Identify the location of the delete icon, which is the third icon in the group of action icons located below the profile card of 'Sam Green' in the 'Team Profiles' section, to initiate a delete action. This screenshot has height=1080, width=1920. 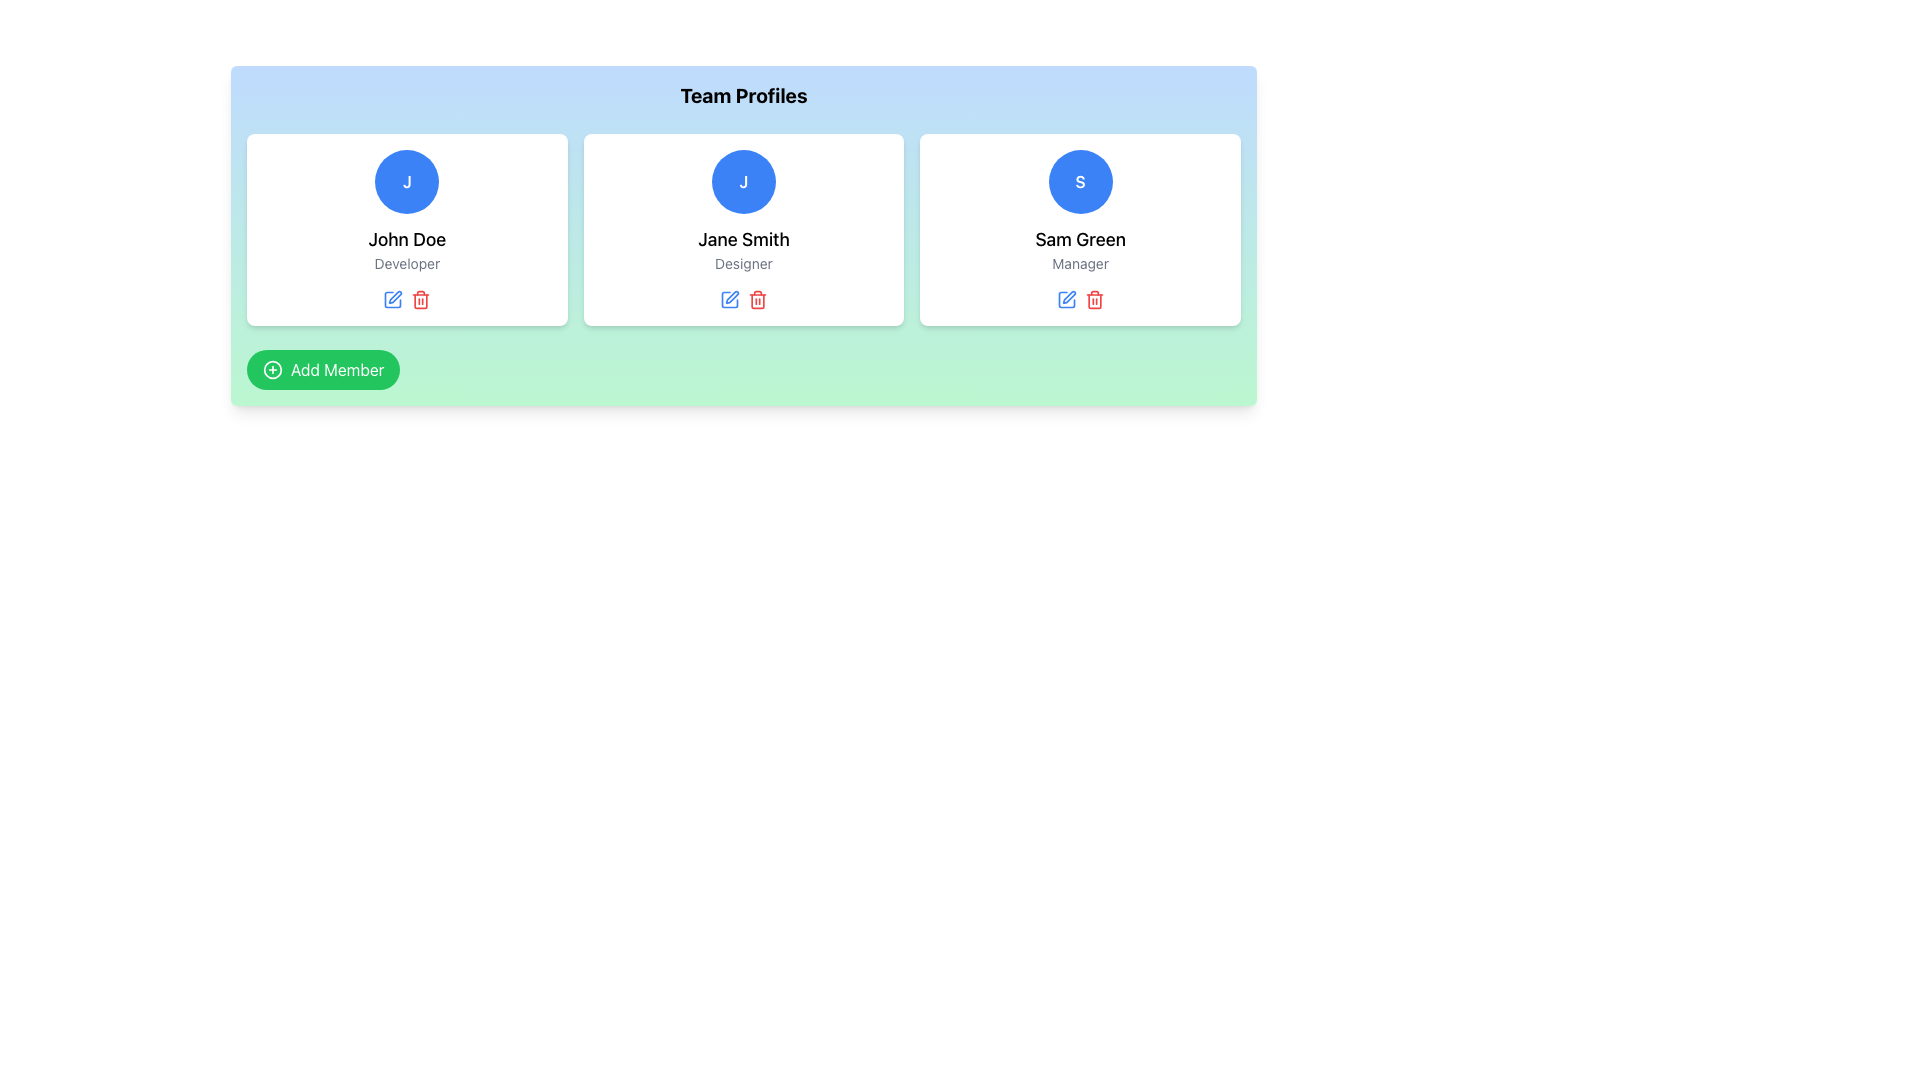
(1093, 300).